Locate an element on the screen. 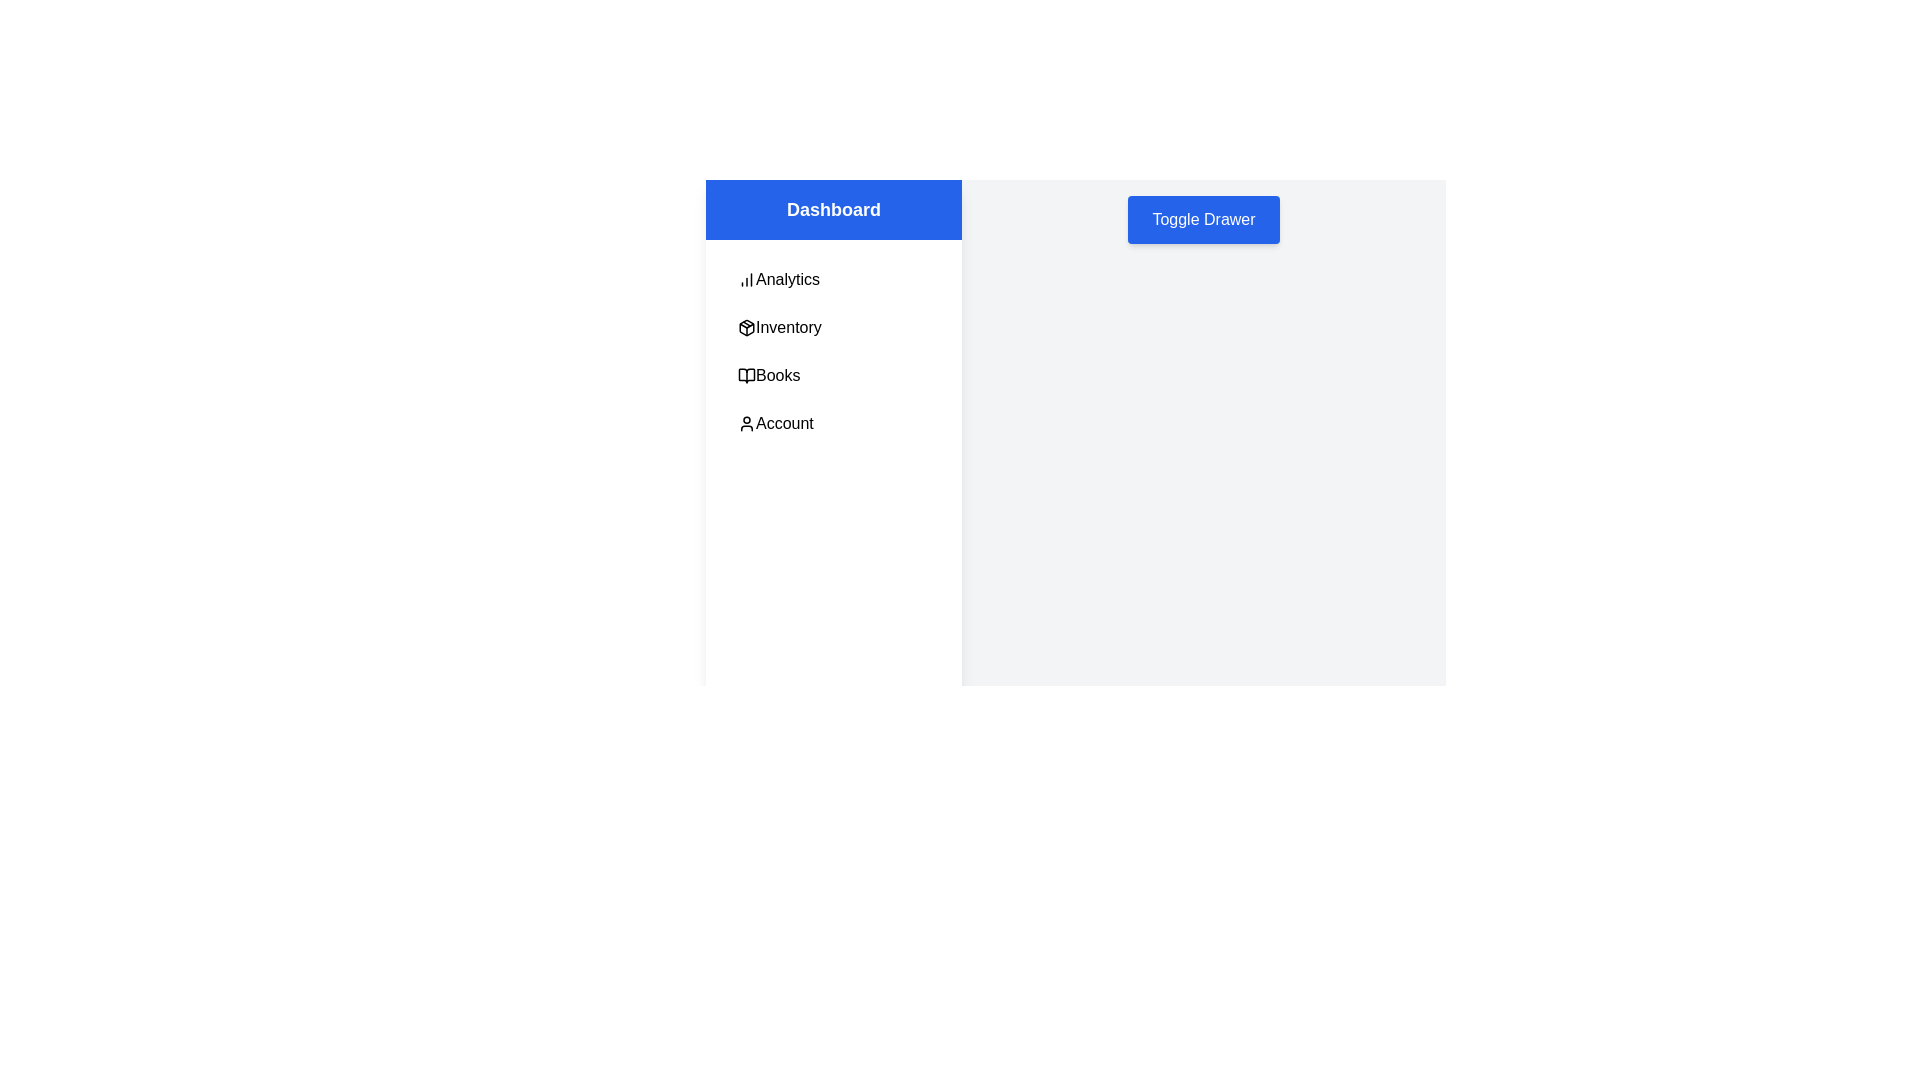  the menu item Account in the drawer is located at coordinates (834, 423).